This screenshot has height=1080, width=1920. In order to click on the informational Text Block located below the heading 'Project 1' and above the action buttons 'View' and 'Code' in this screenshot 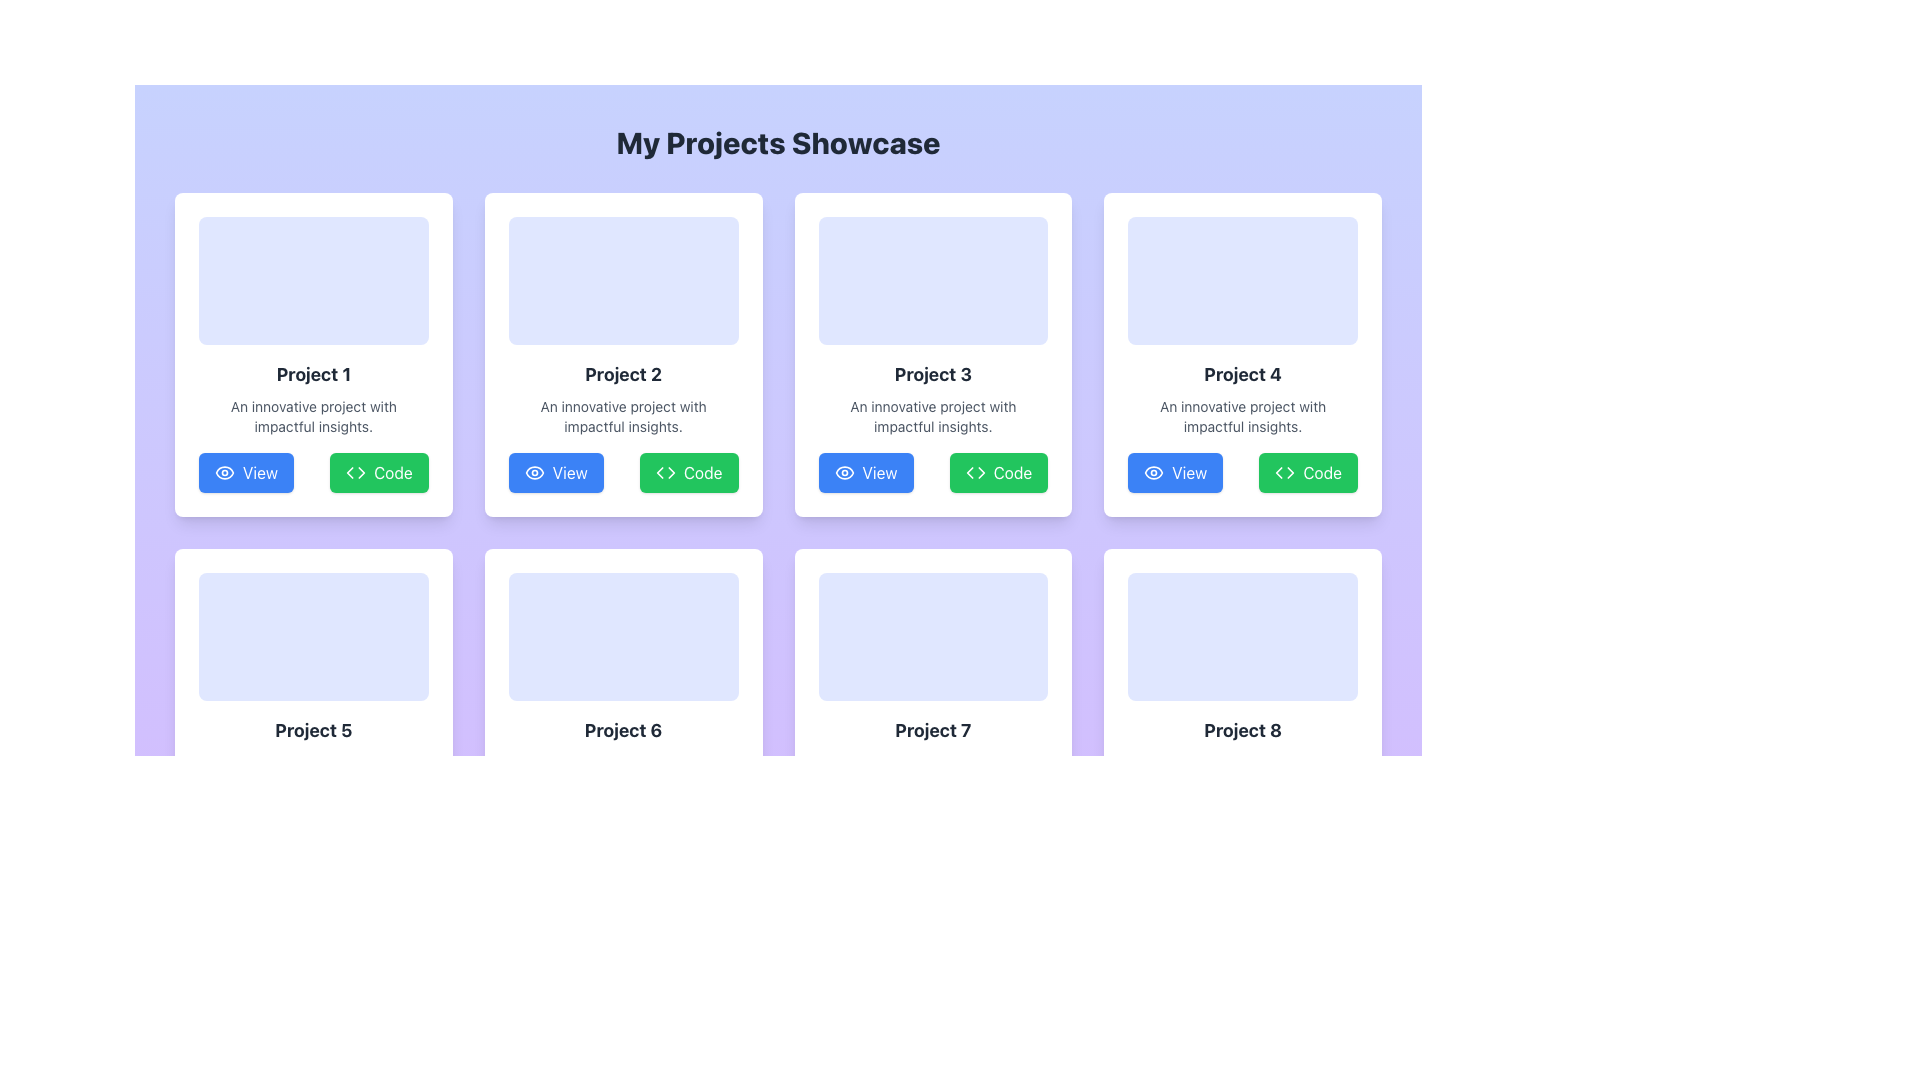, I will do `click(312, 415)`.